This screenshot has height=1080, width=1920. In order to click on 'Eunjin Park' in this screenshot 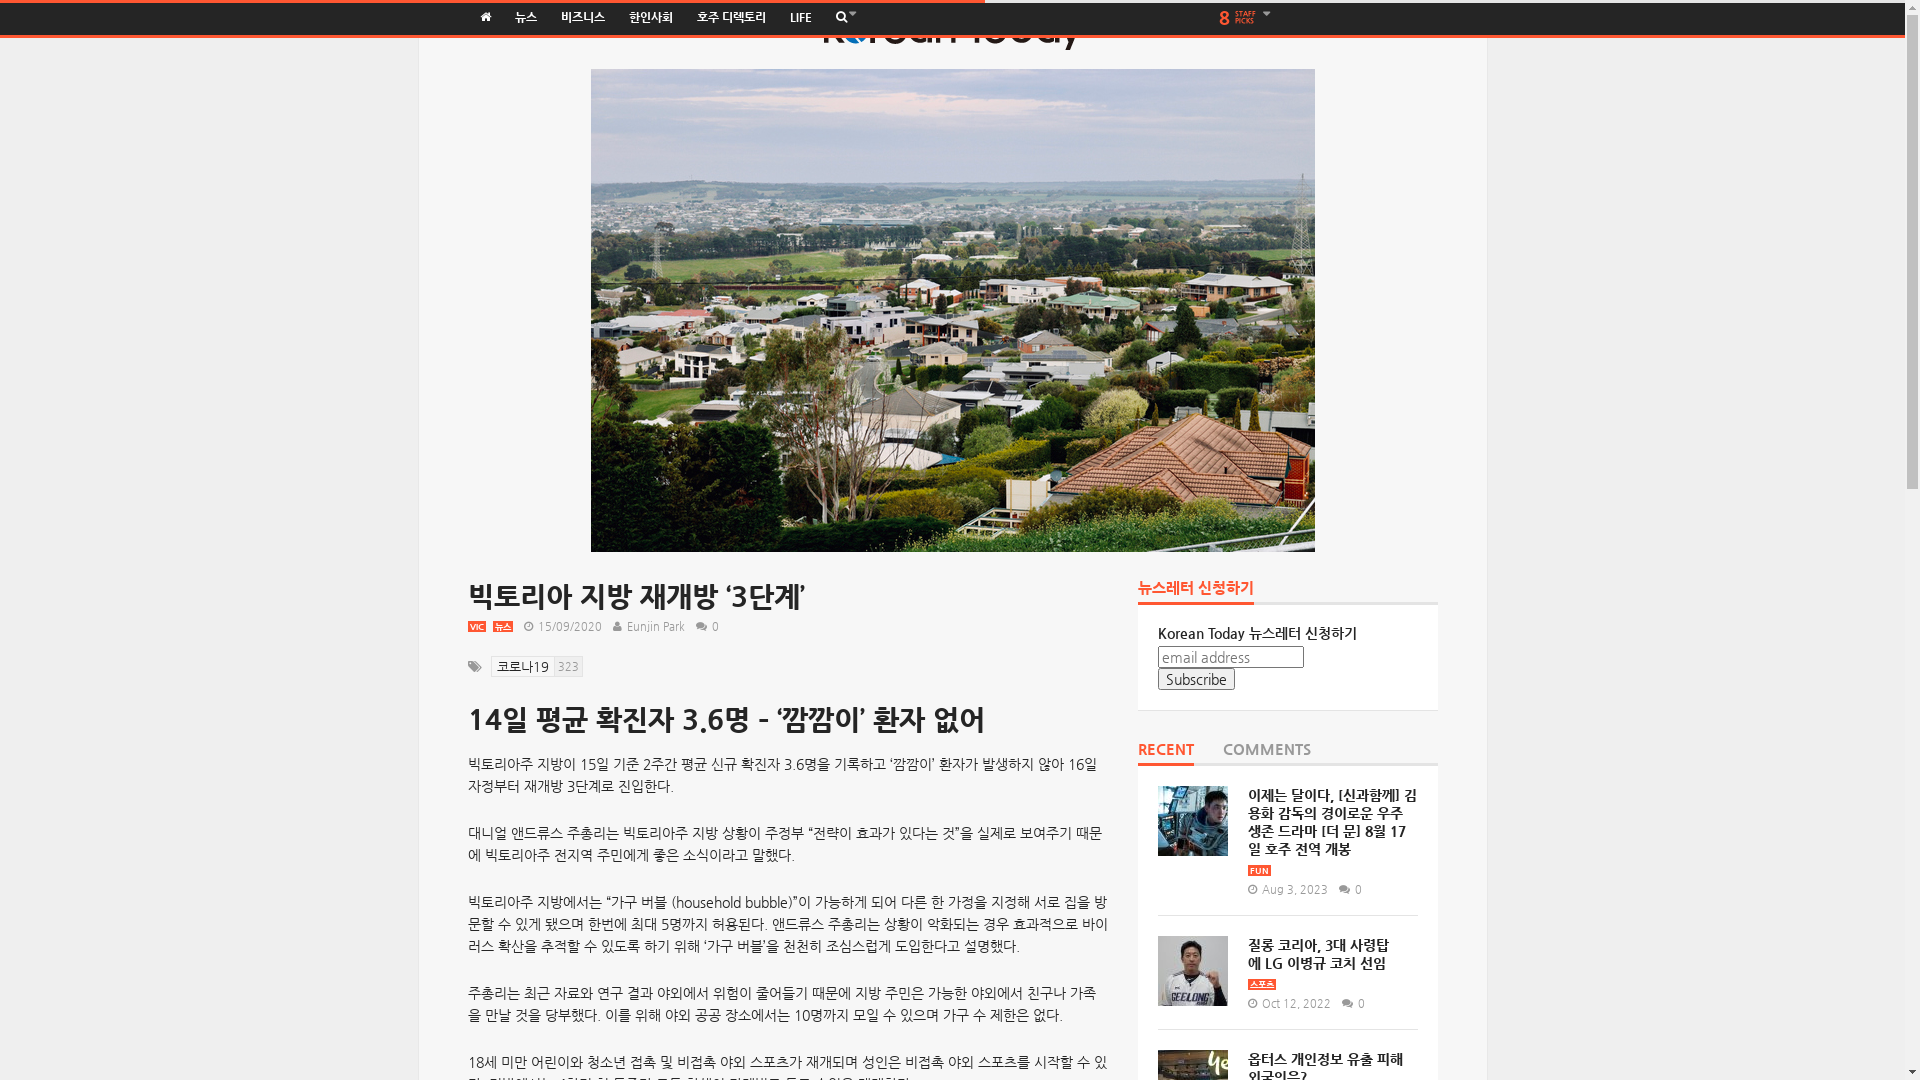, I will do `click(654, 625)`.